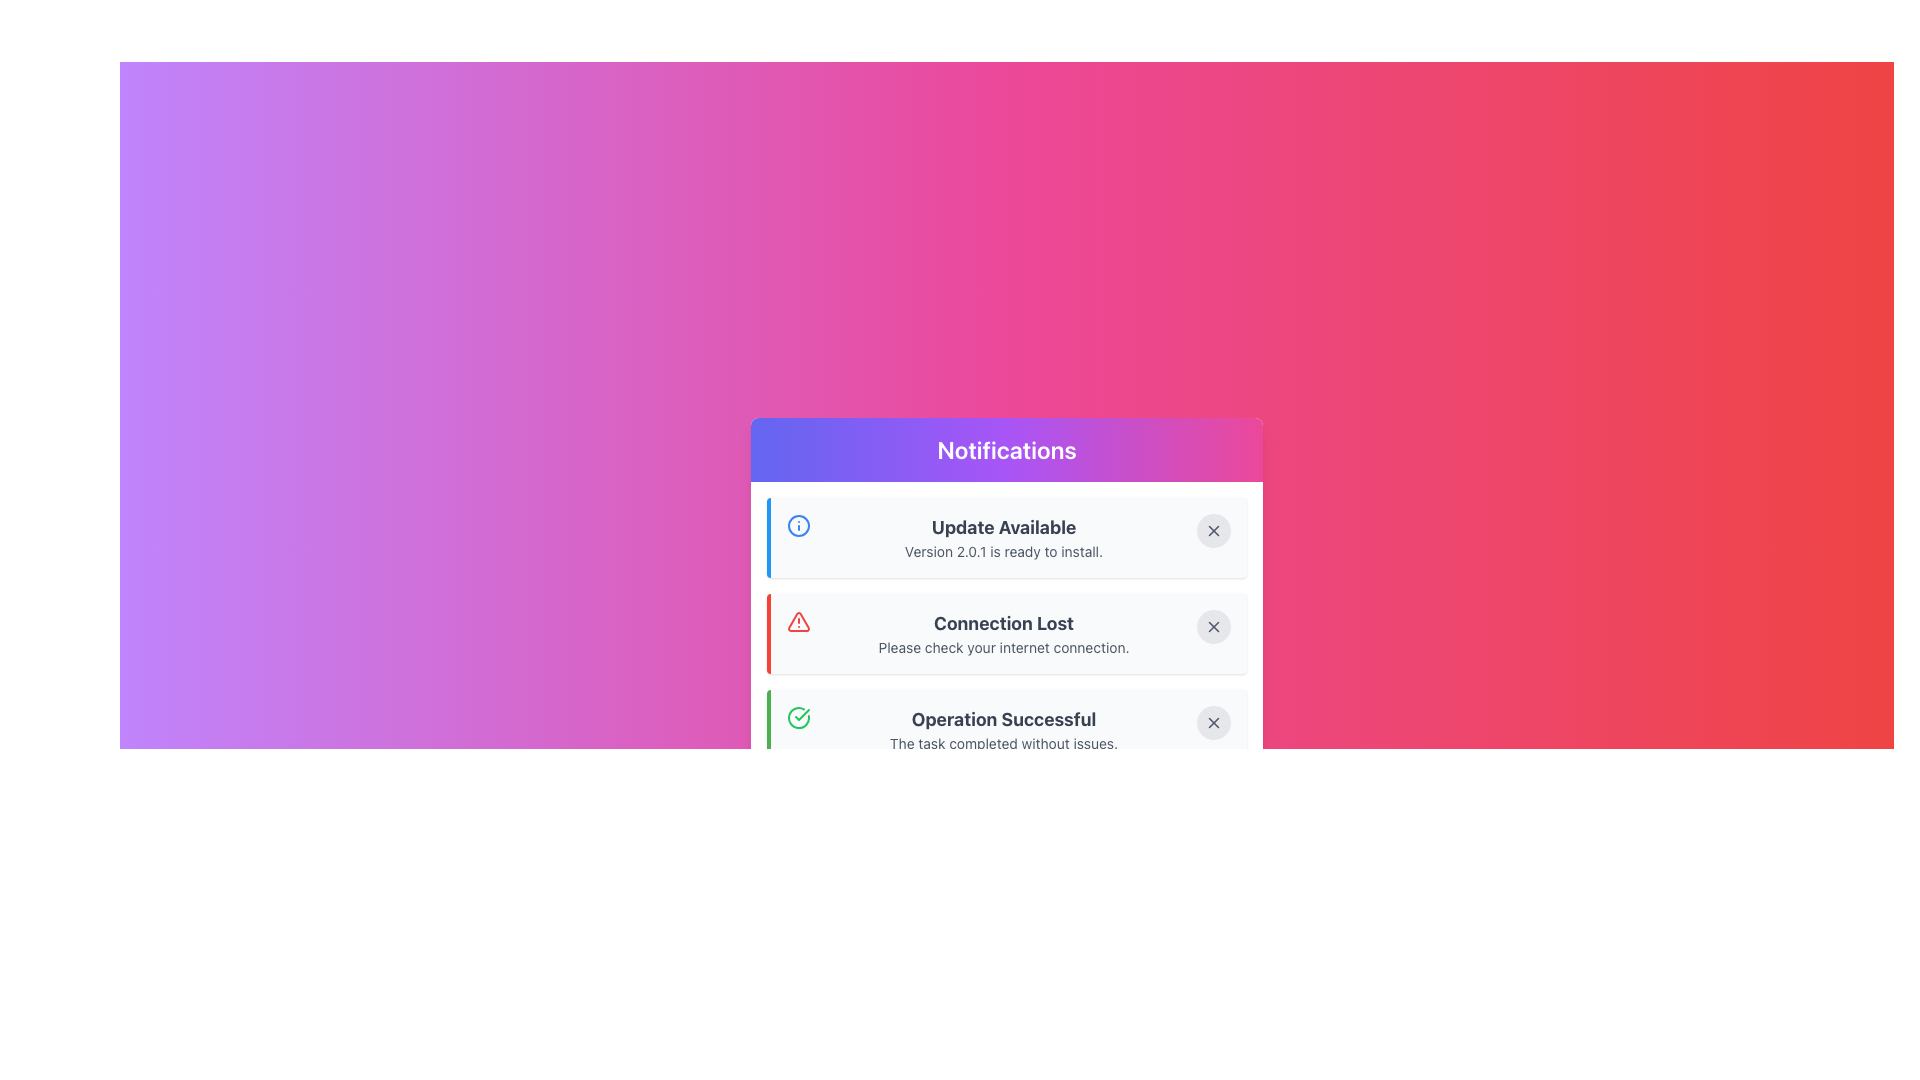  I want to click on the small 'X' icon inside the circular button on the right side of the 'Connection Lost' notification, so click(1213, 626).